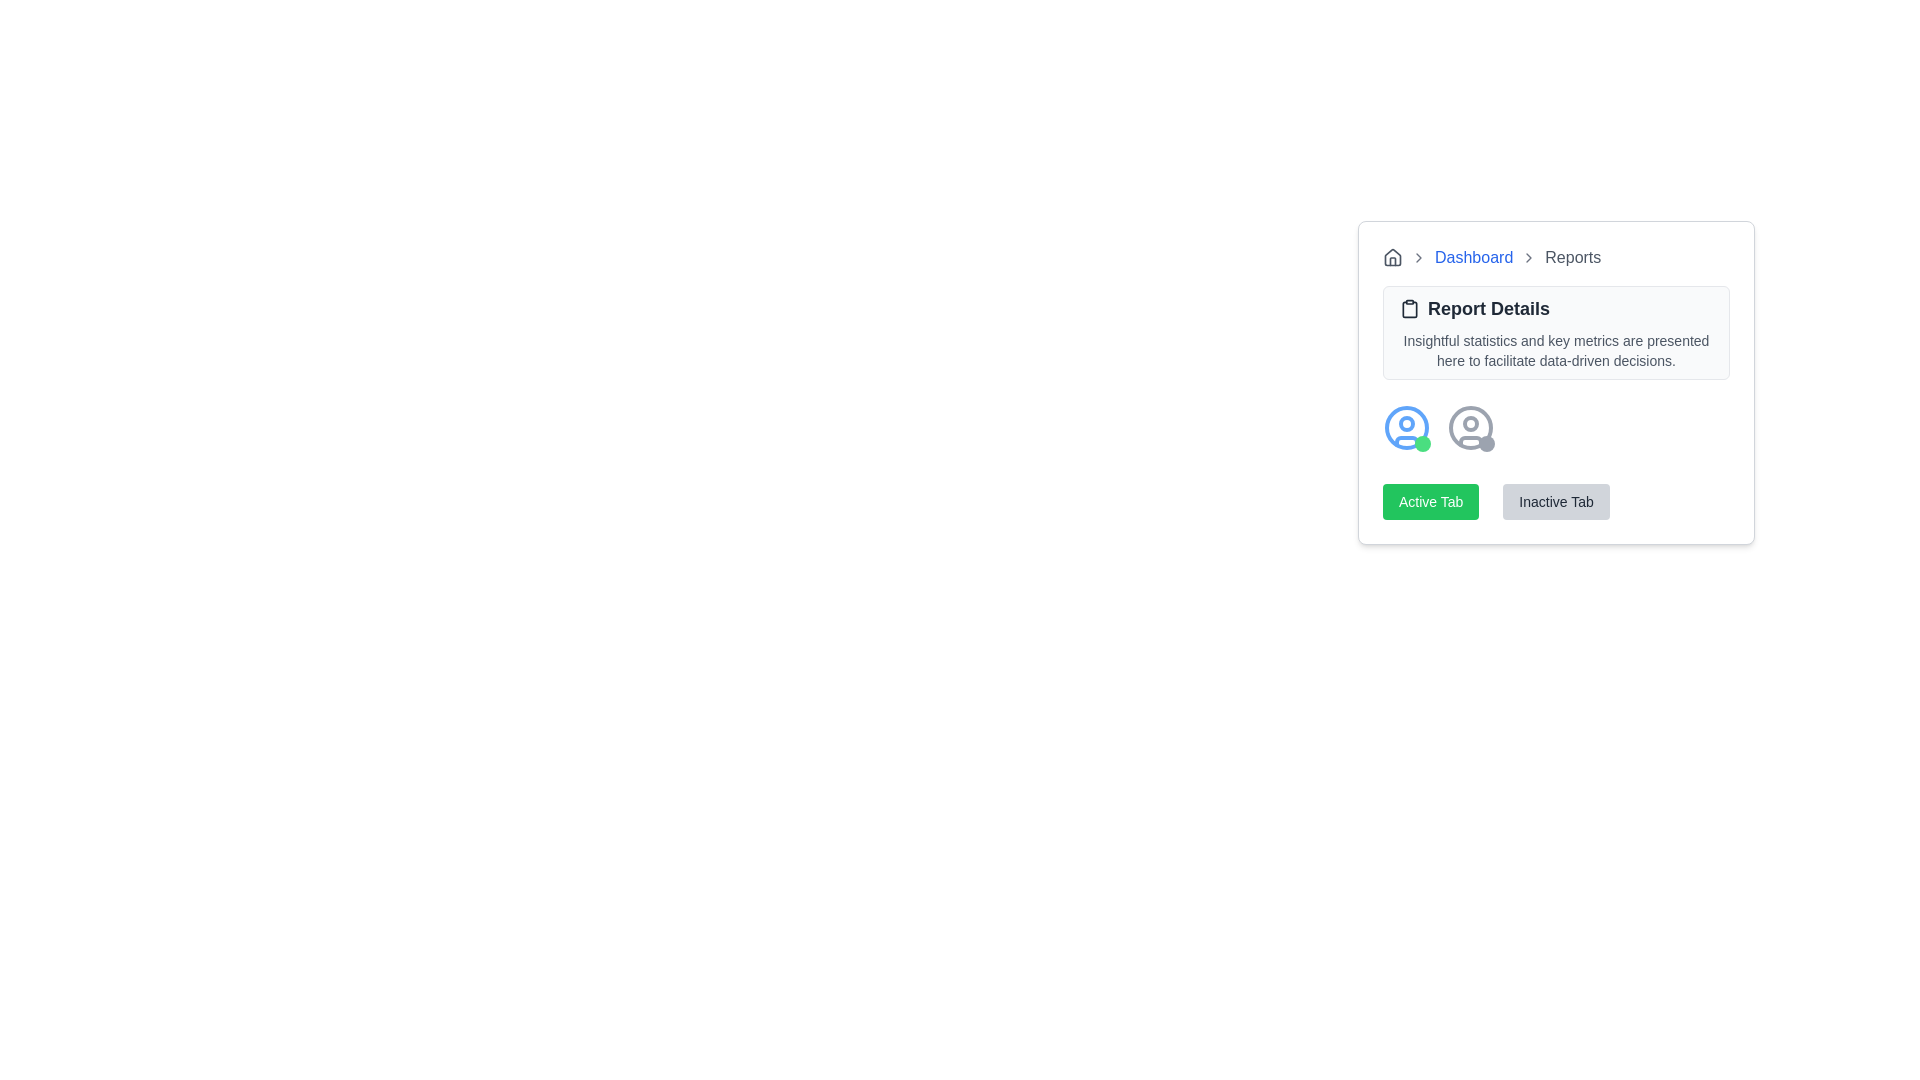 This screenshot has width=1920, height=1080. What do you see at coordinates (1487, 442) in the screenshot?
I see `the appearance of the gray circular status indicator located at the bottom-right corner of the user profile icon` at bounding box center [1487, 442].